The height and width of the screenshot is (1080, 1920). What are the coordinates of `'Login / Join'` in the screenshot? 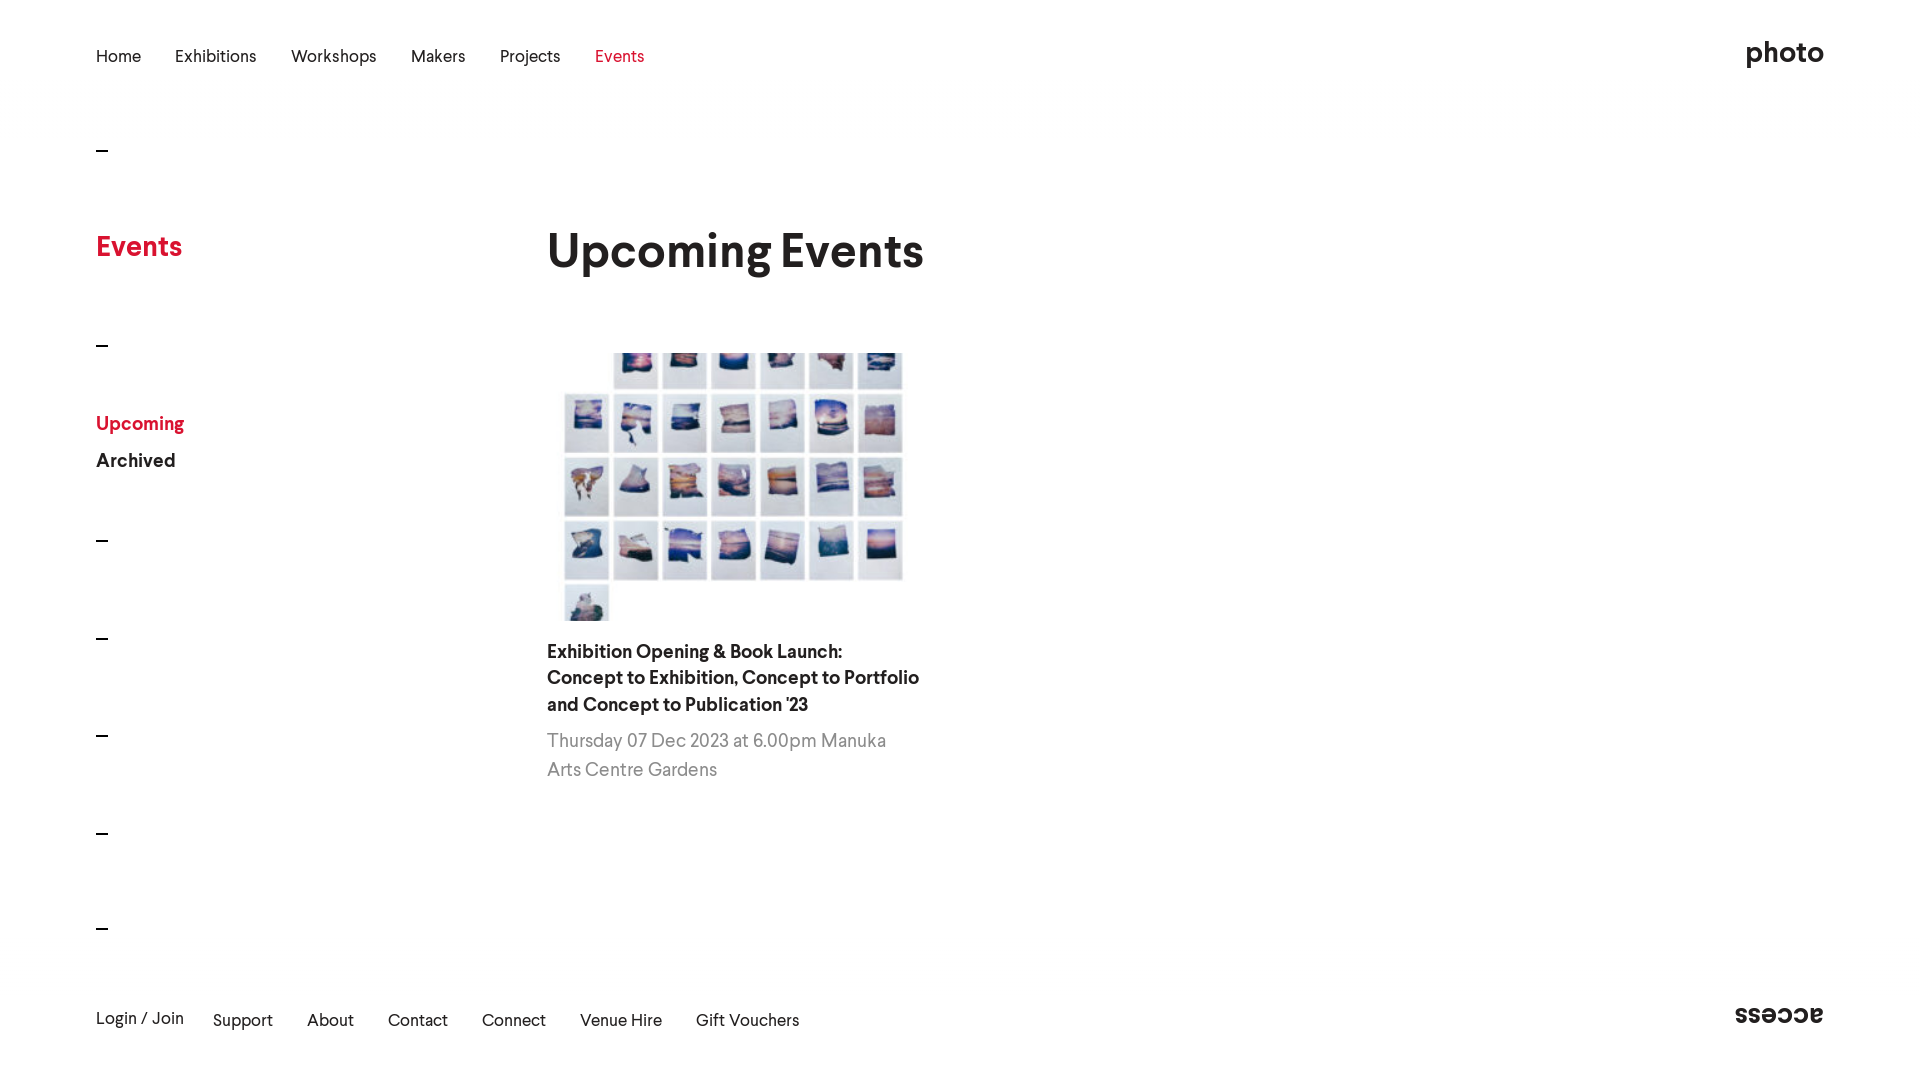 It's located at (95, 1019).